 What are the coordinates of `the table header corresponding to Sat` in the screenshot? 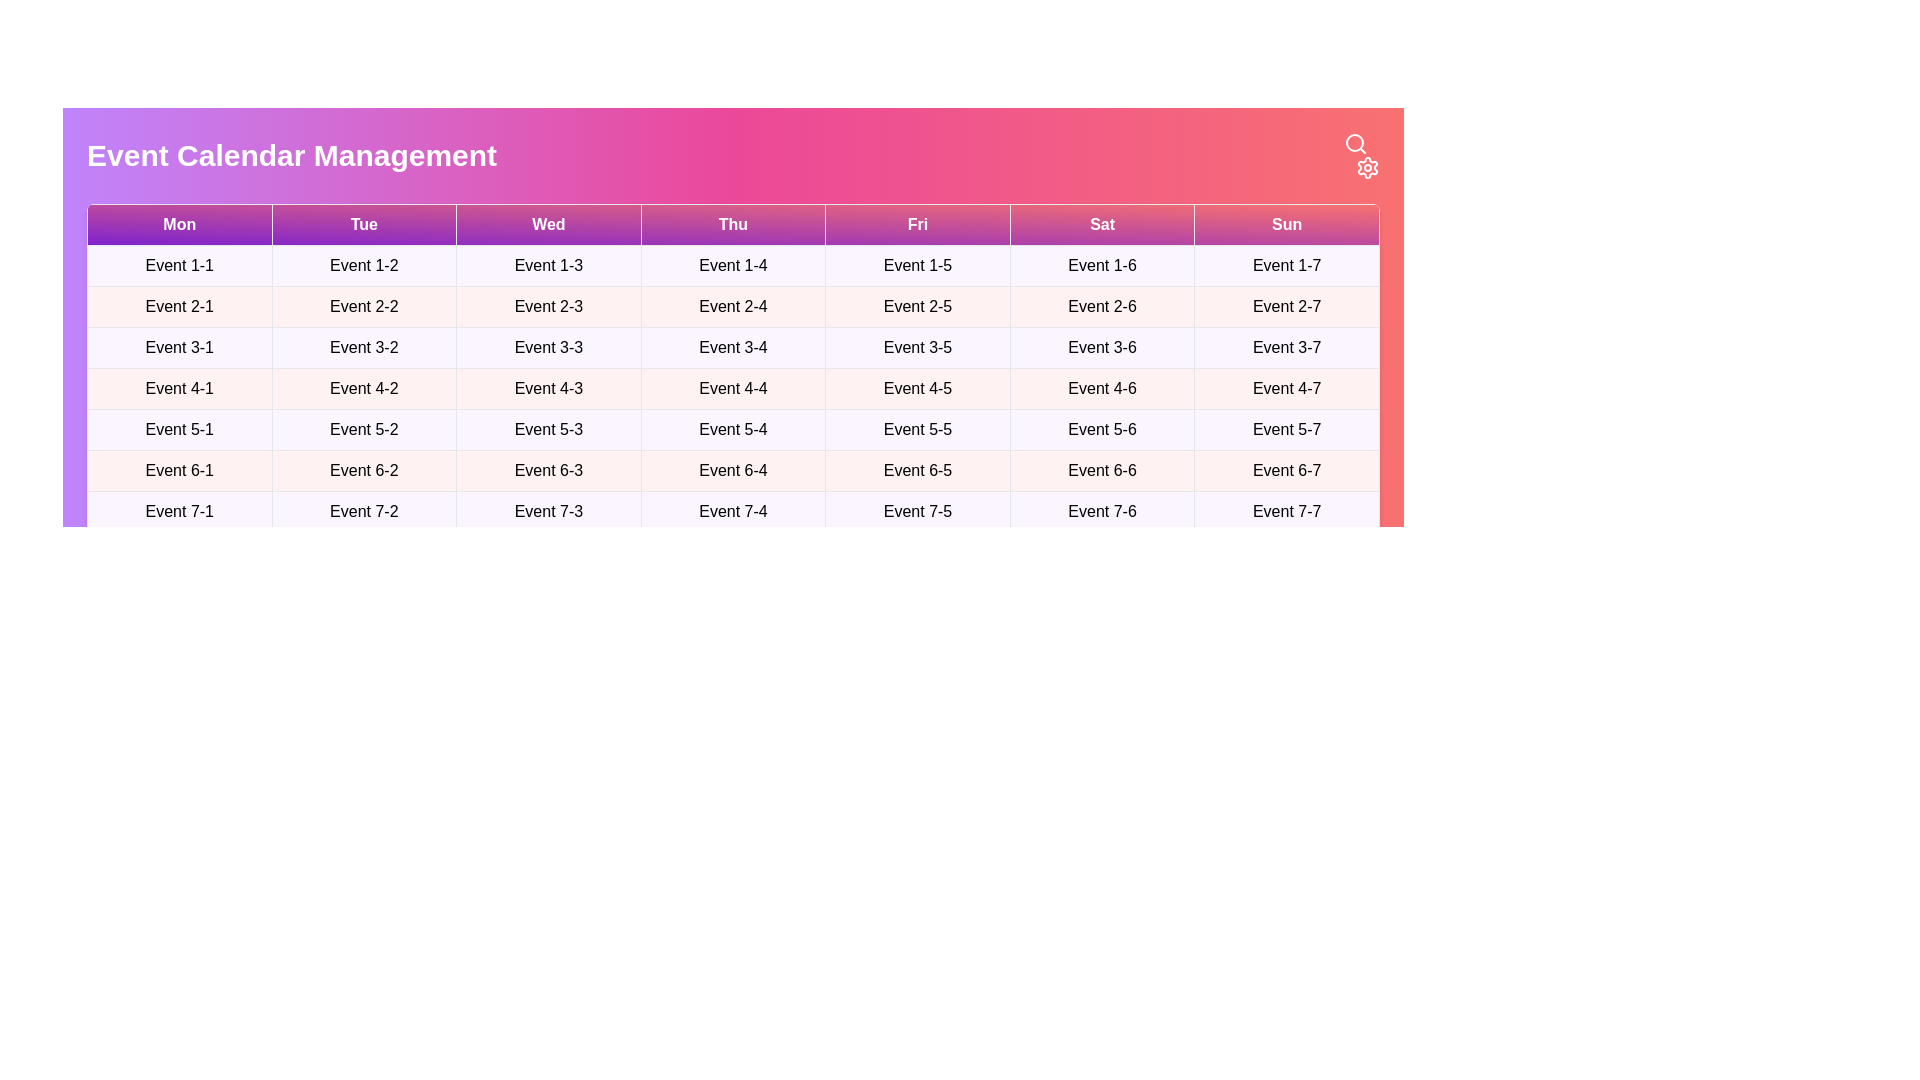 It's located at (1101, 224).